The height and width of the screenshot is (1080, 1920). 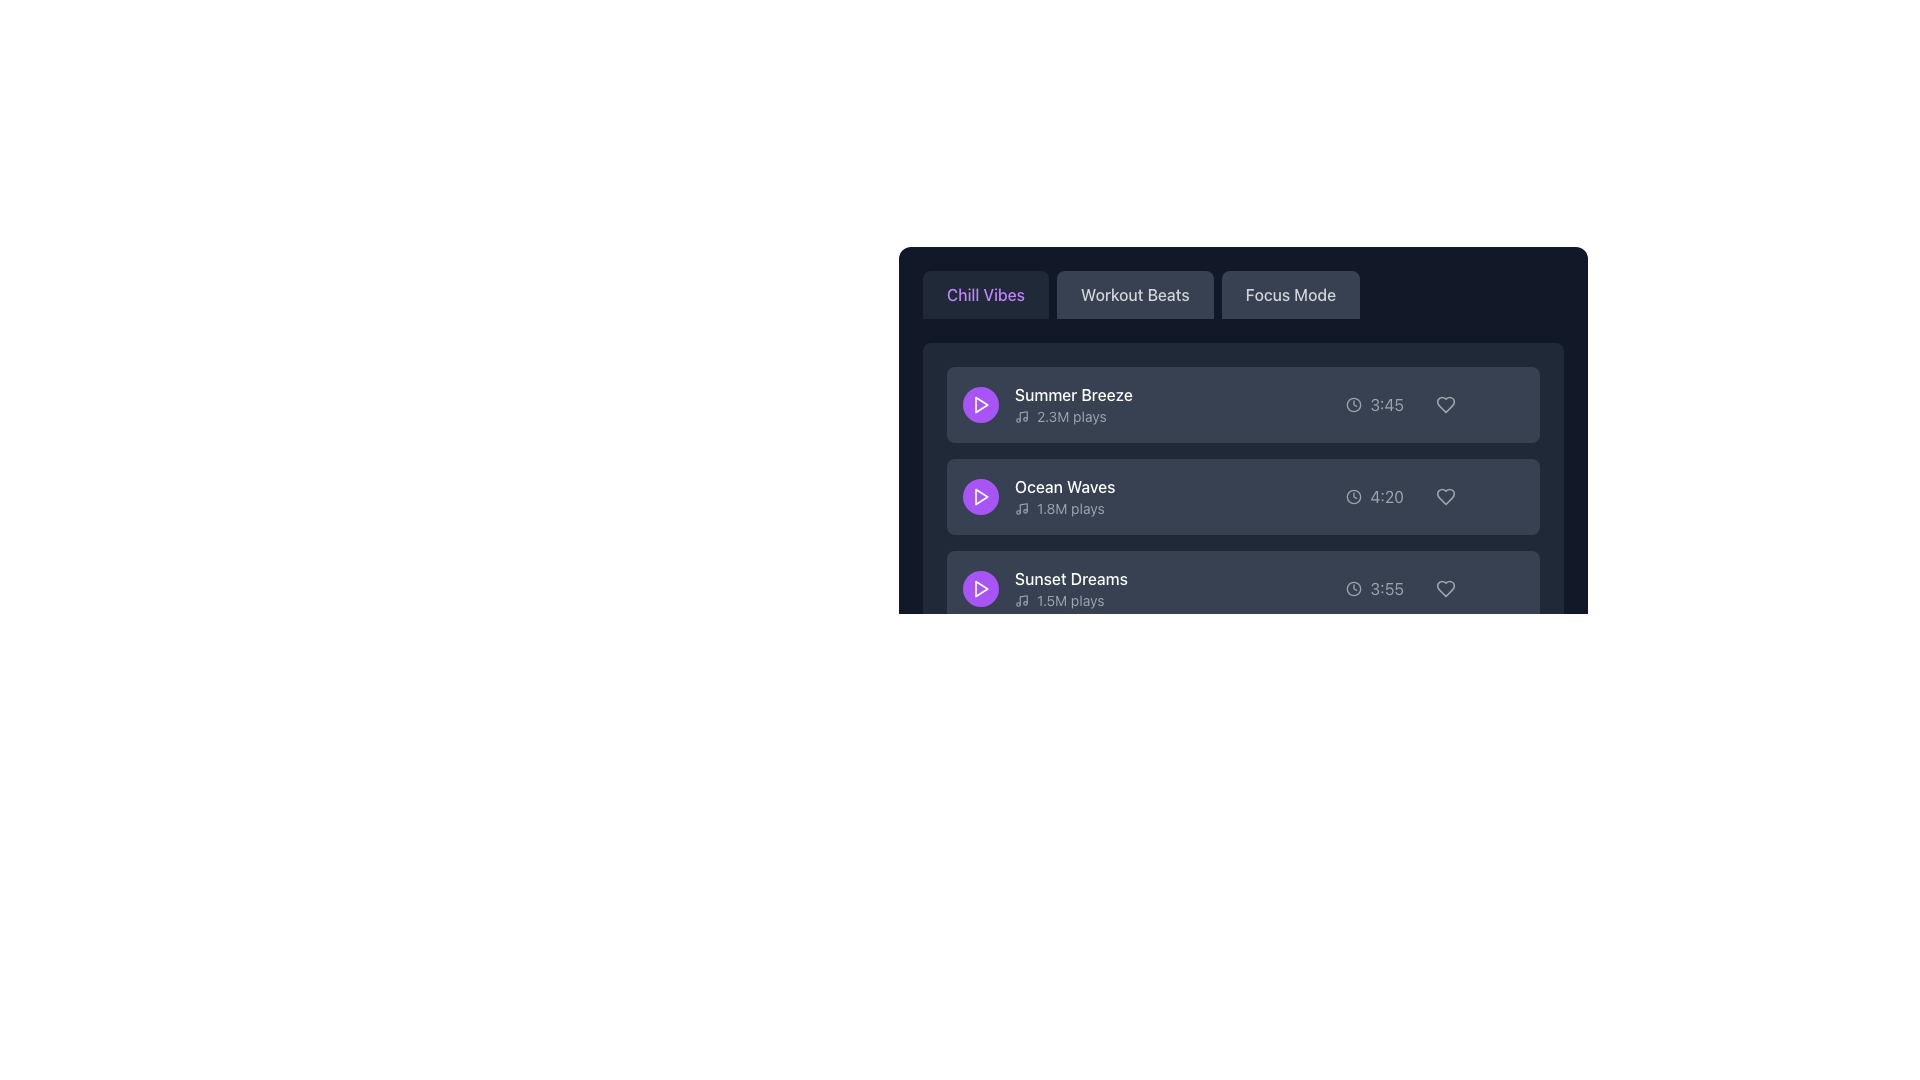 What do you see at coordinates (1072, 405) in the screenshot?
I see `the first item in the vertical list of music tracks, which provides information about a music track including its title and the number of plays, located below the 'Chill Vibes' tab` at bounding box center [1072, 405].